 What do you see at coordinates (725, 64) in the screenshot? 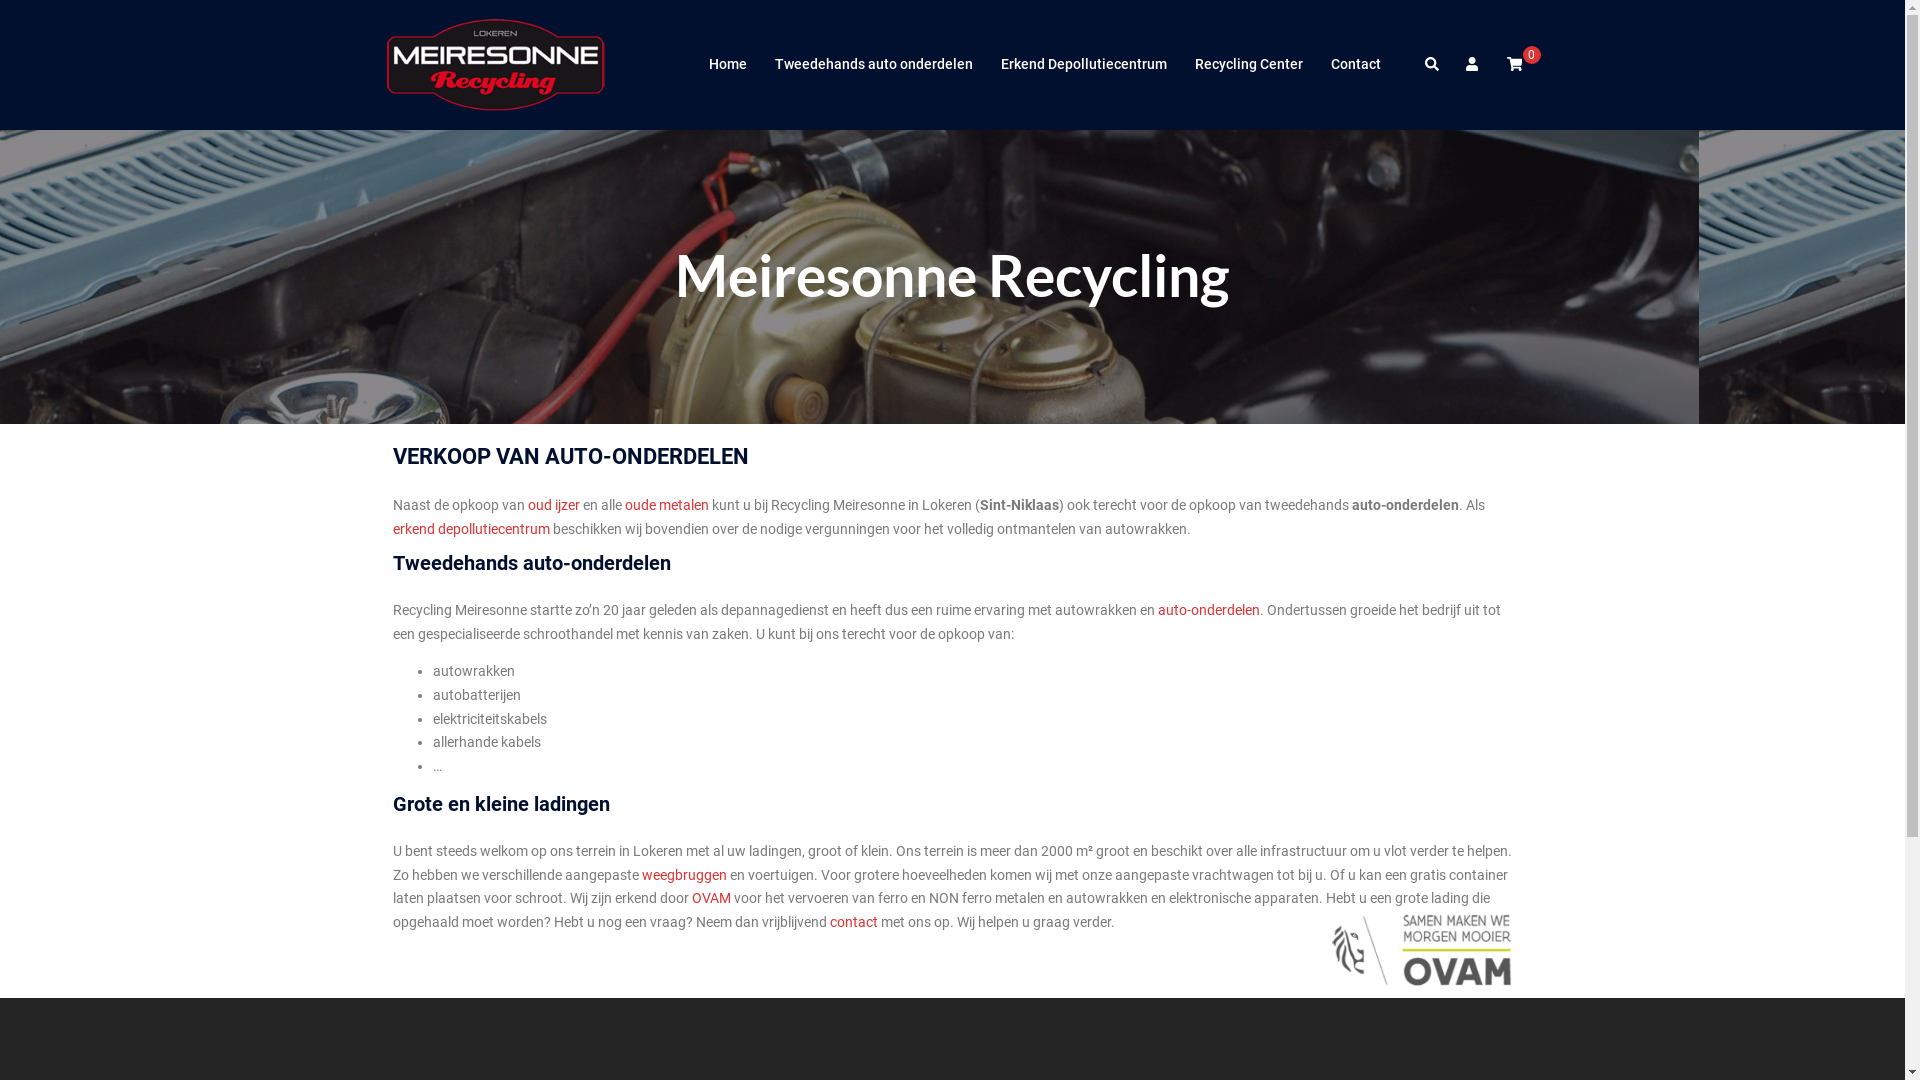
I see `'Home'` at bounding box center [725, 64].